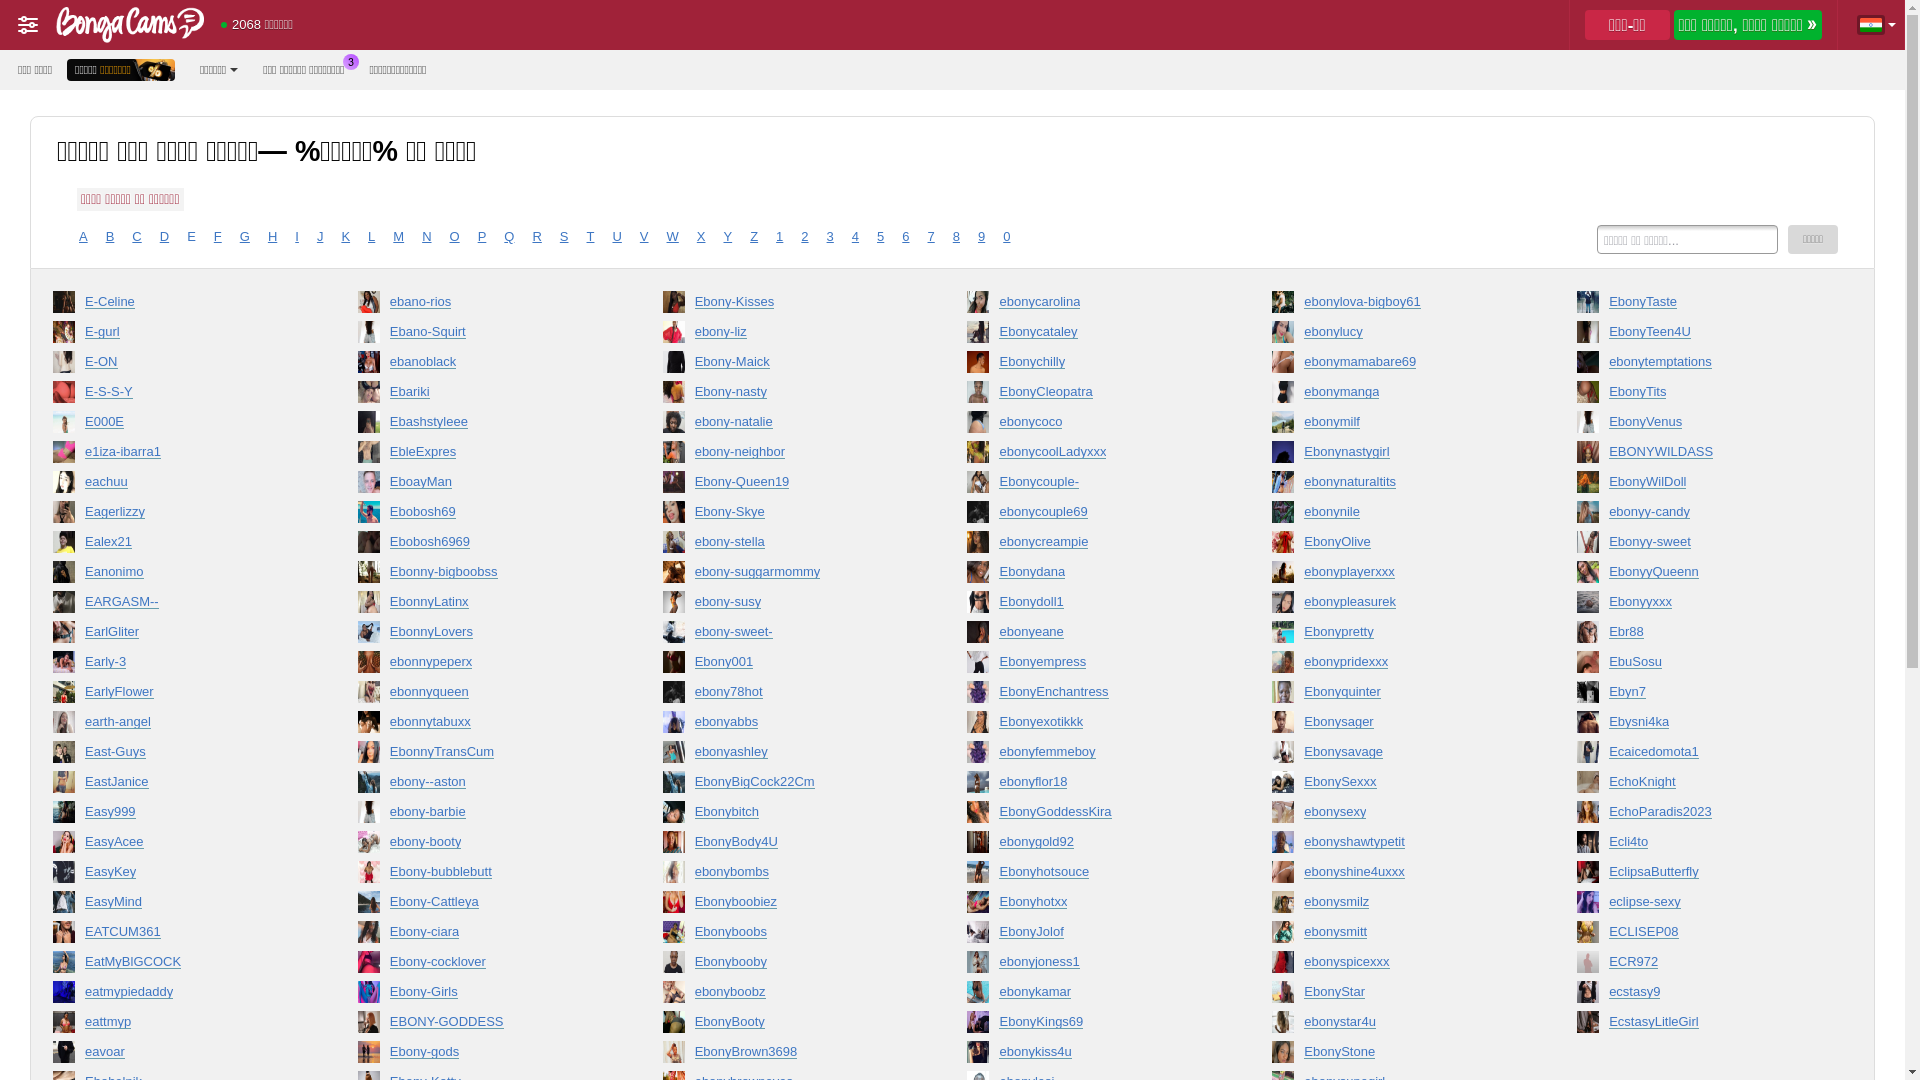  What do you see at coordinates (481, 725) in the screenshot?
I see `'ebonnytabuxx'` at bounding box center [481, 725].